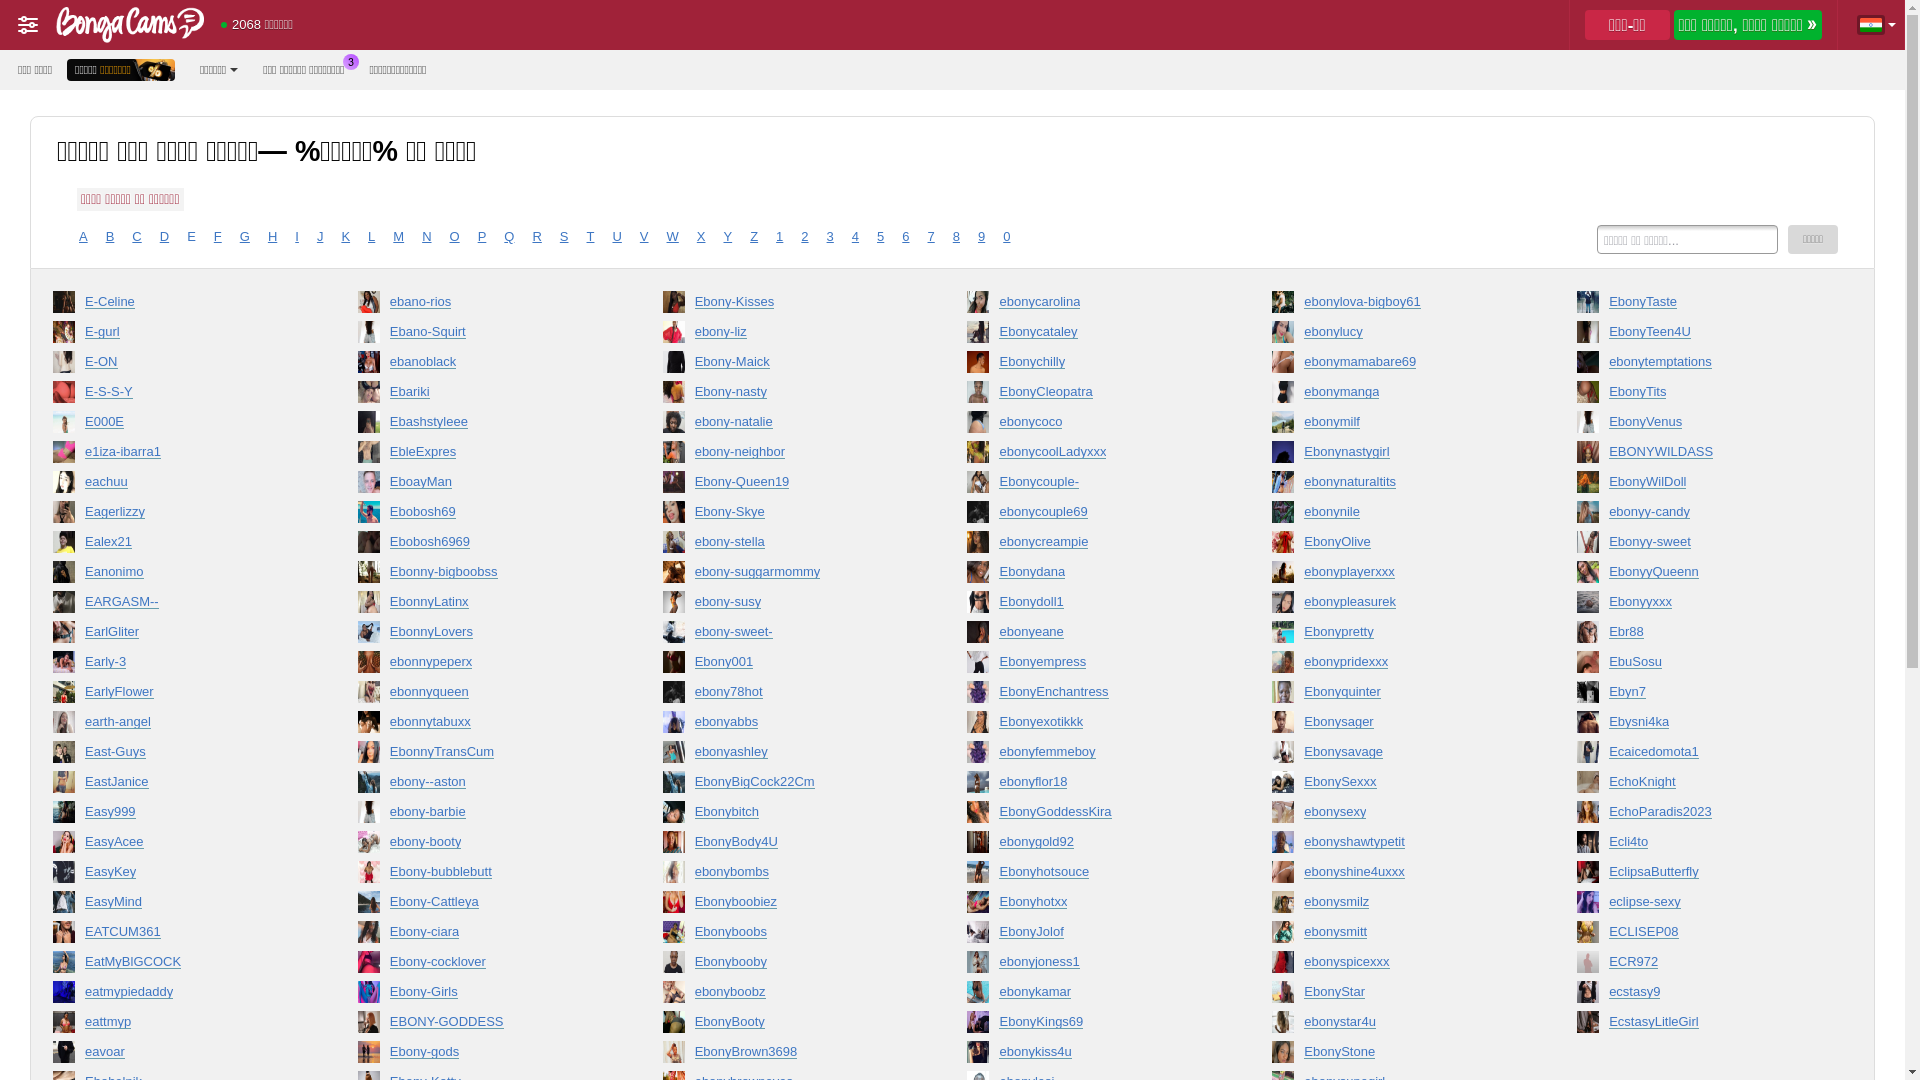  What do you see at coordinates (481, 725) in the screenshot?
I see `'ebonnytabuxx'` at bounding box center [481, 725].